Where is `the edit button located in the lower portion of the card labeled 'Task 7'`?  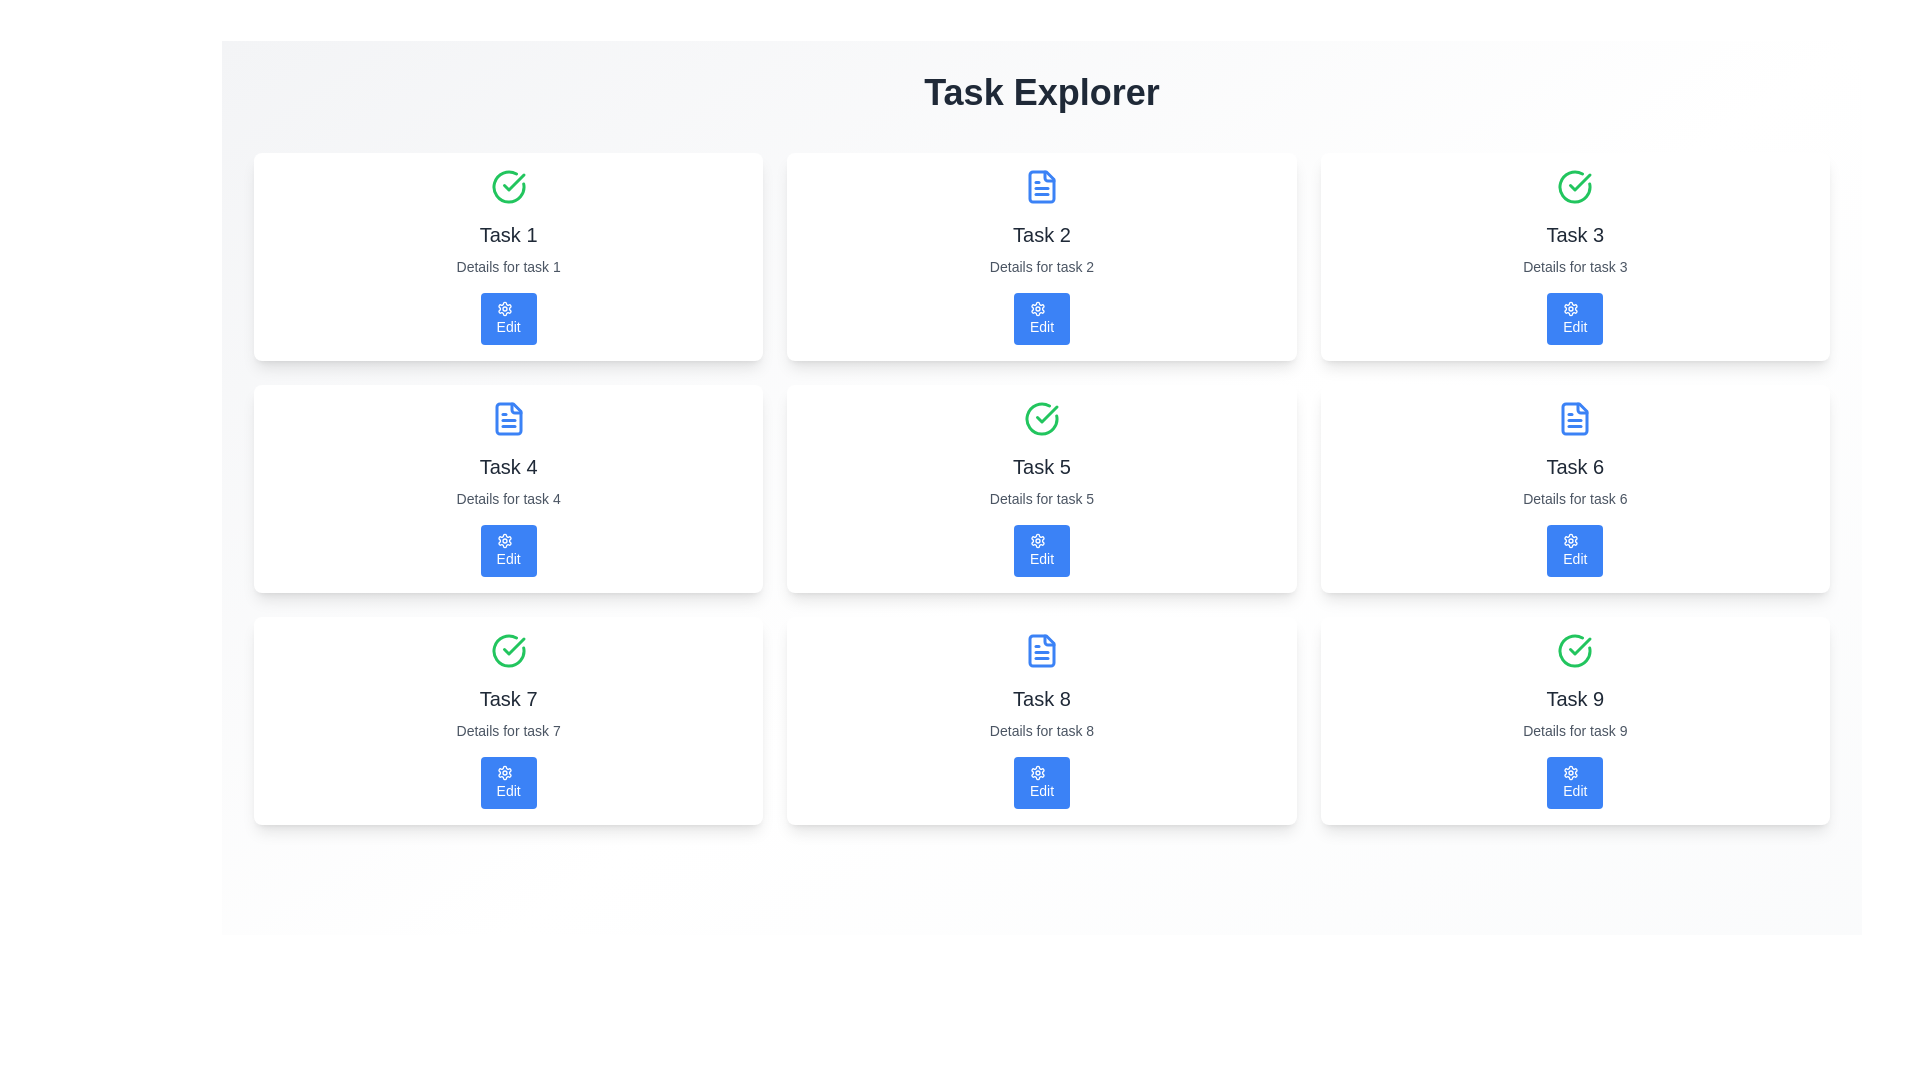 the edit button located in the lower portion of the card labeled 'Task 7' is located at coordinates (508, 782).